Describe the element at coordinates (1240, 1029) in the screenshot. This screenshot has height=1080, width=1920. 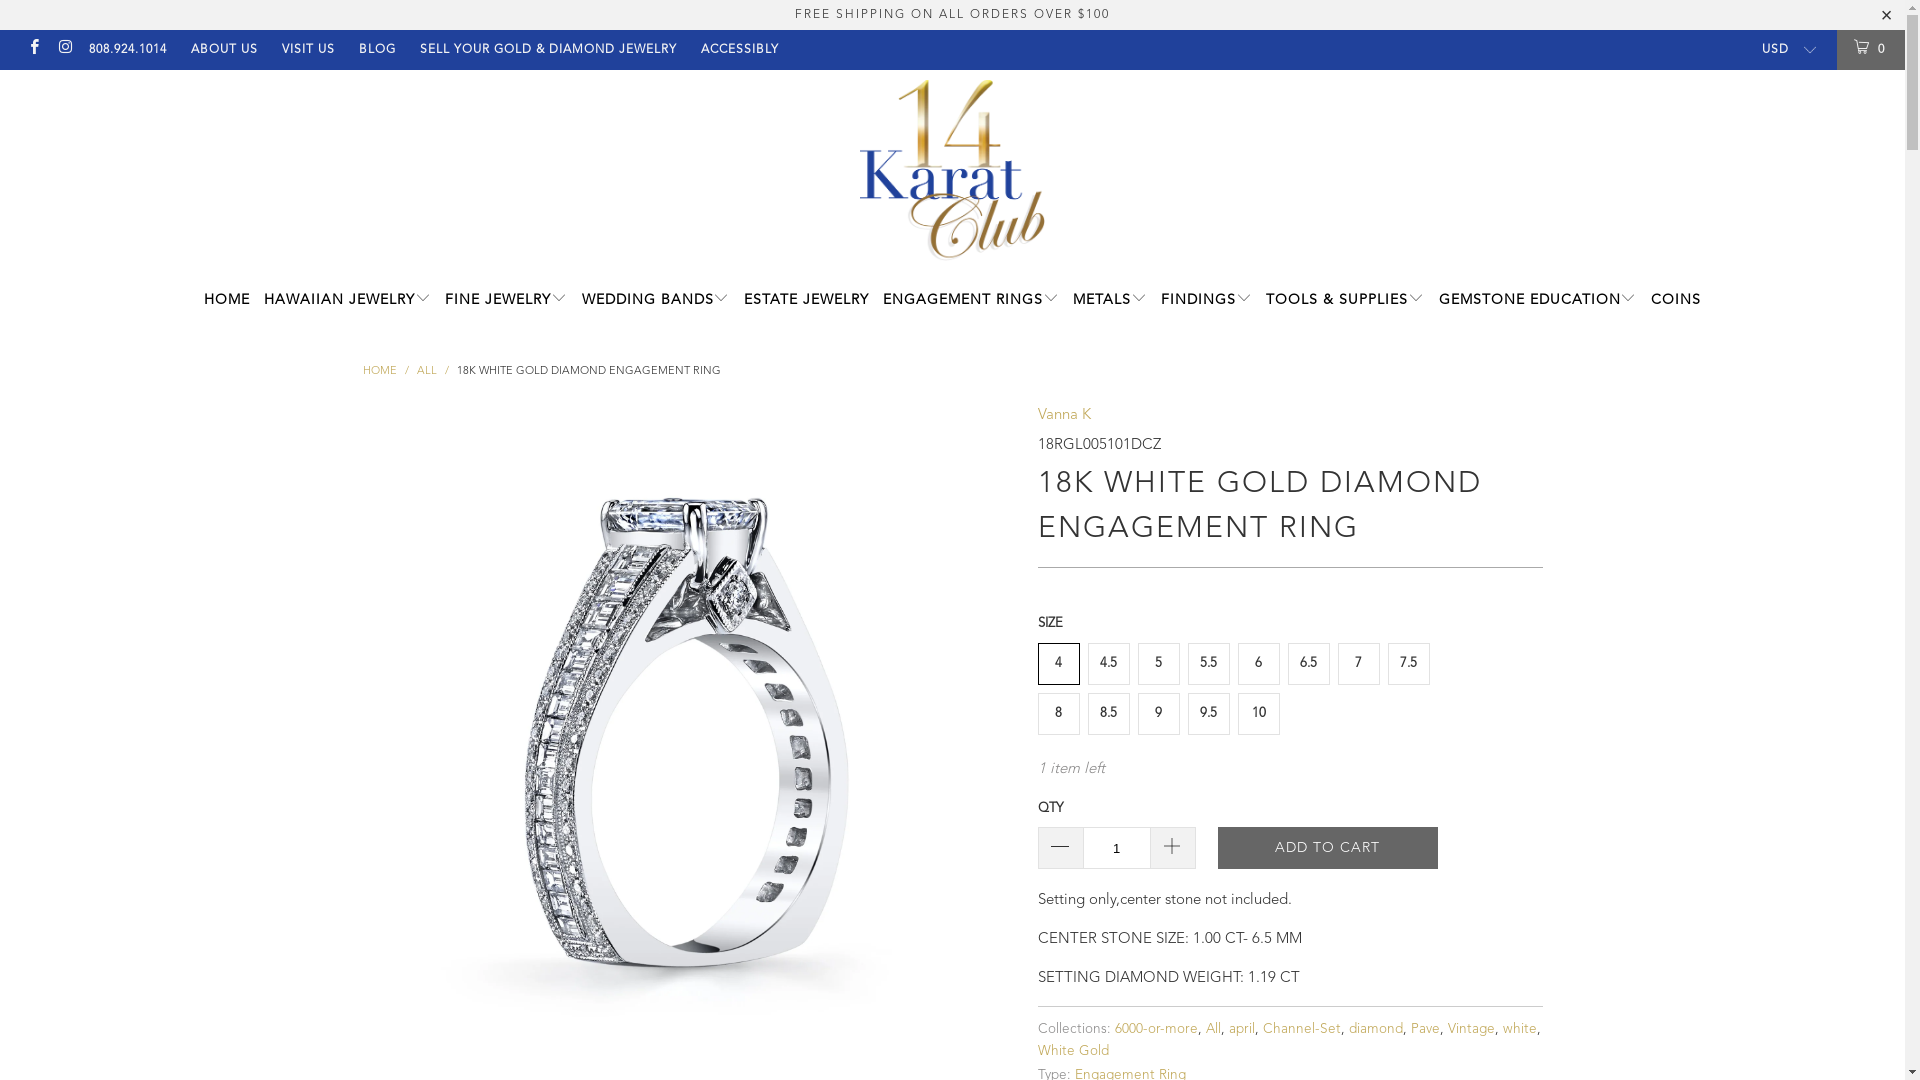
I see `'april'` at that location.